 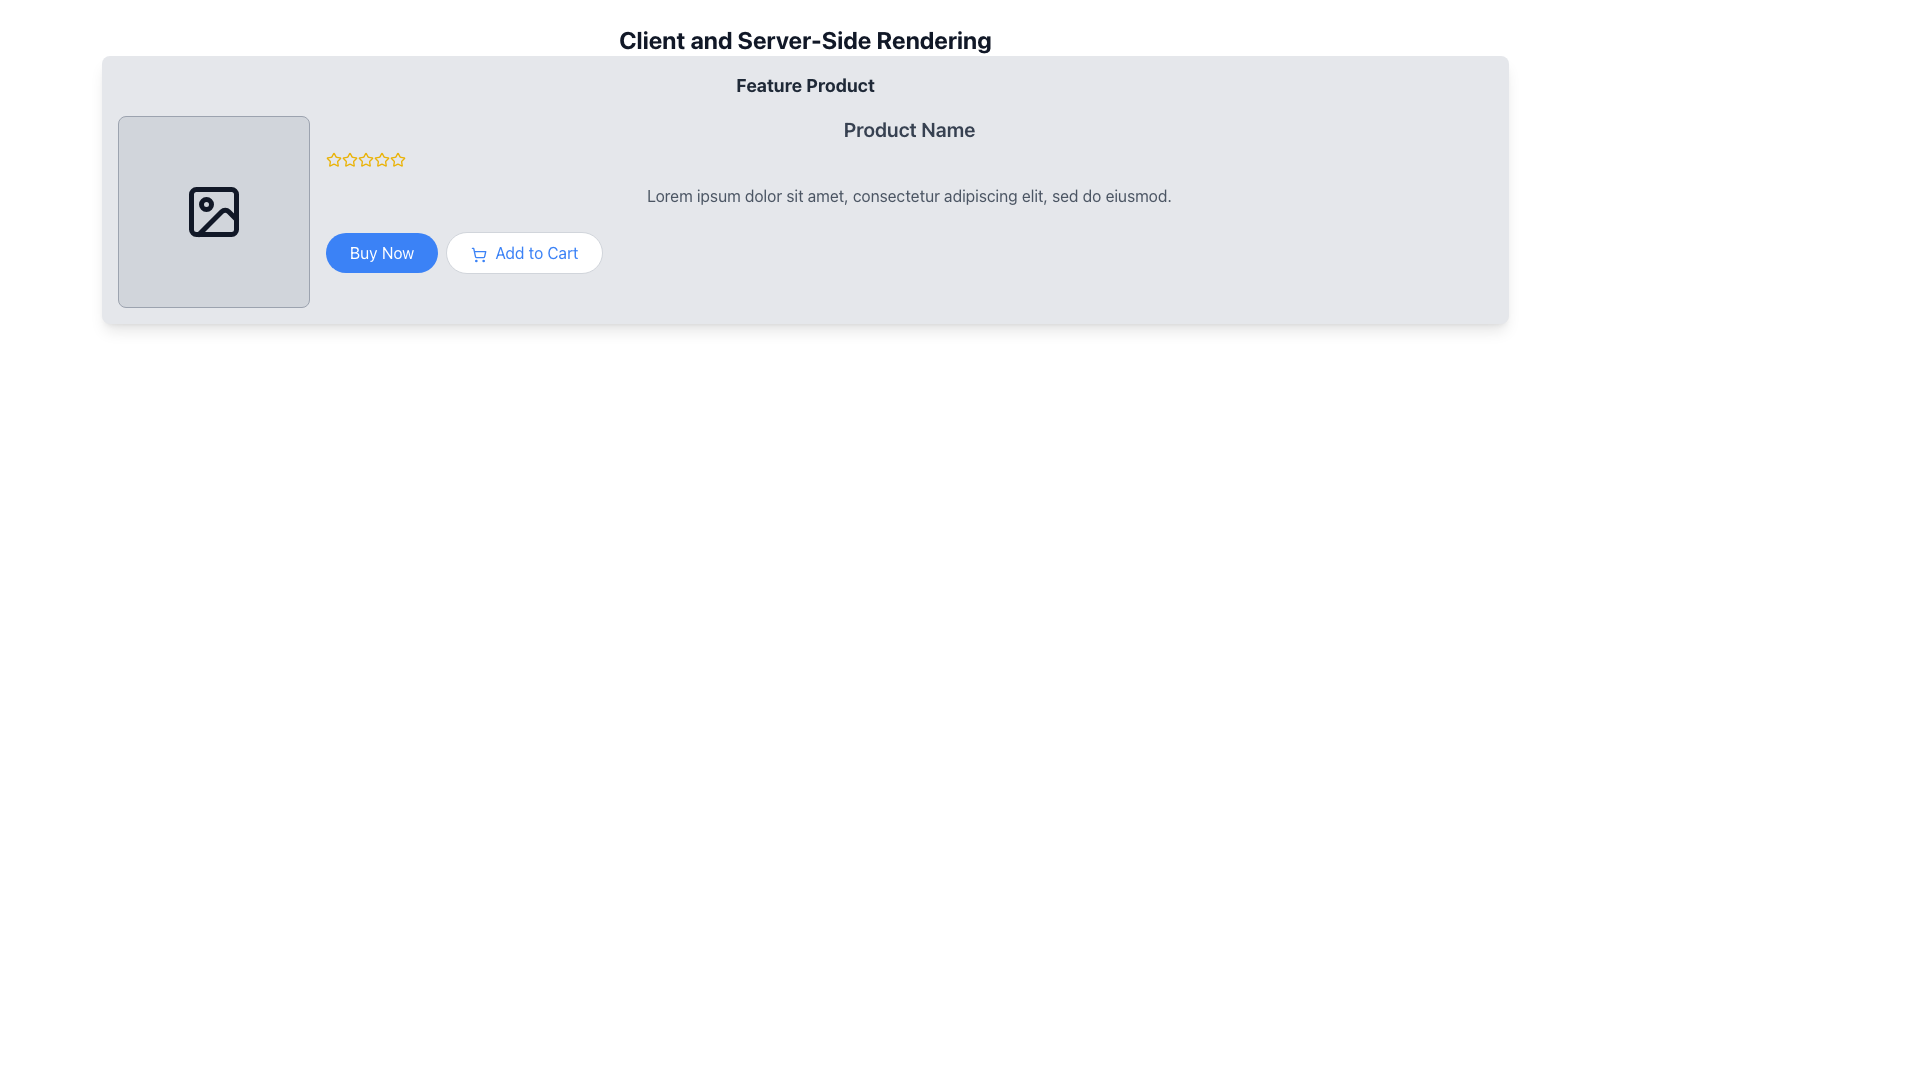 What do you see at coordinates (365, 158) in the screenshot?
I see `the fourth star-shaped icon, which has a yellow outline, to rate or view its state` at bounding box center [365, 158].